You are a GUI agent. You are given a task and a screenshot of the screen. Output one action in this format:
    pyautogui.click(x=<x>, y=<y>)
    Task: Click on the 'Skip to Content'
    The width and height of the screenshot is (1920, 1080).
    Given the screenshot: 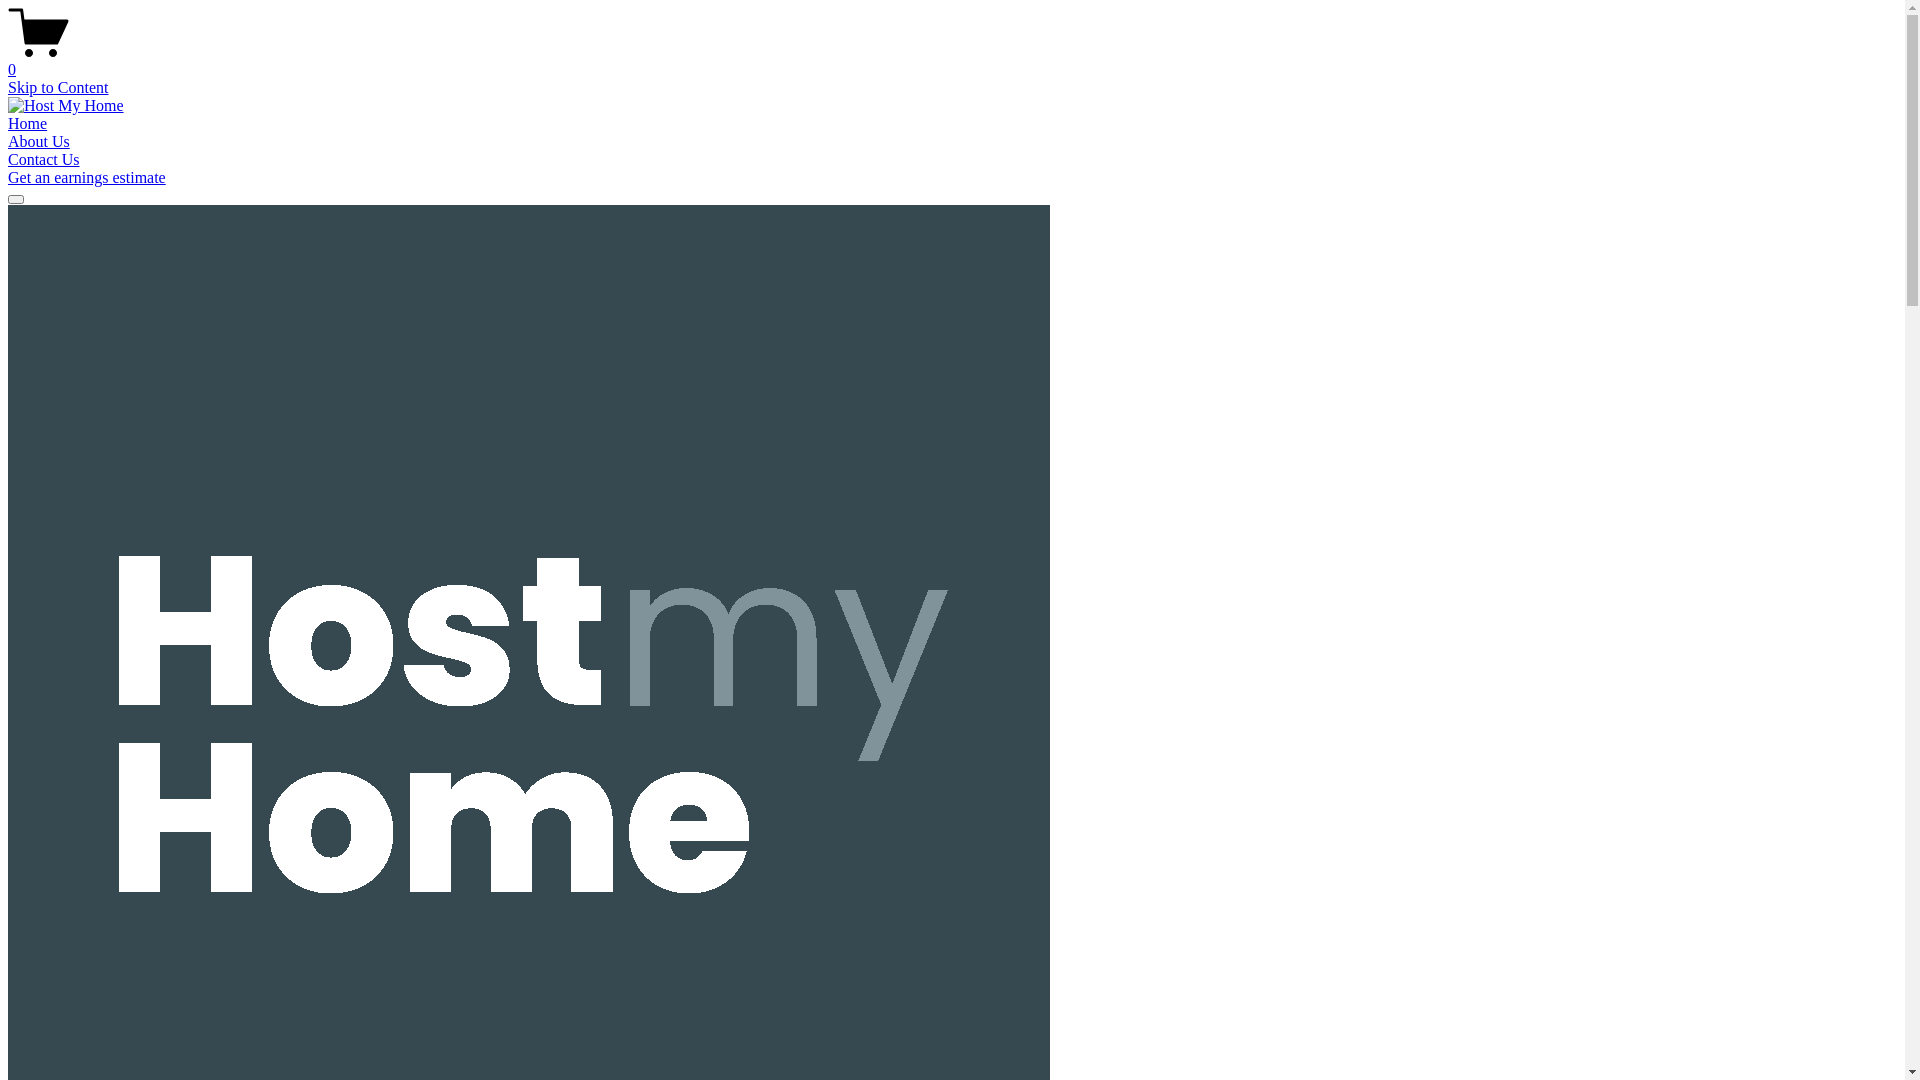 What is the action you would take?
    pyautogui.click(x=8, y=86)
    